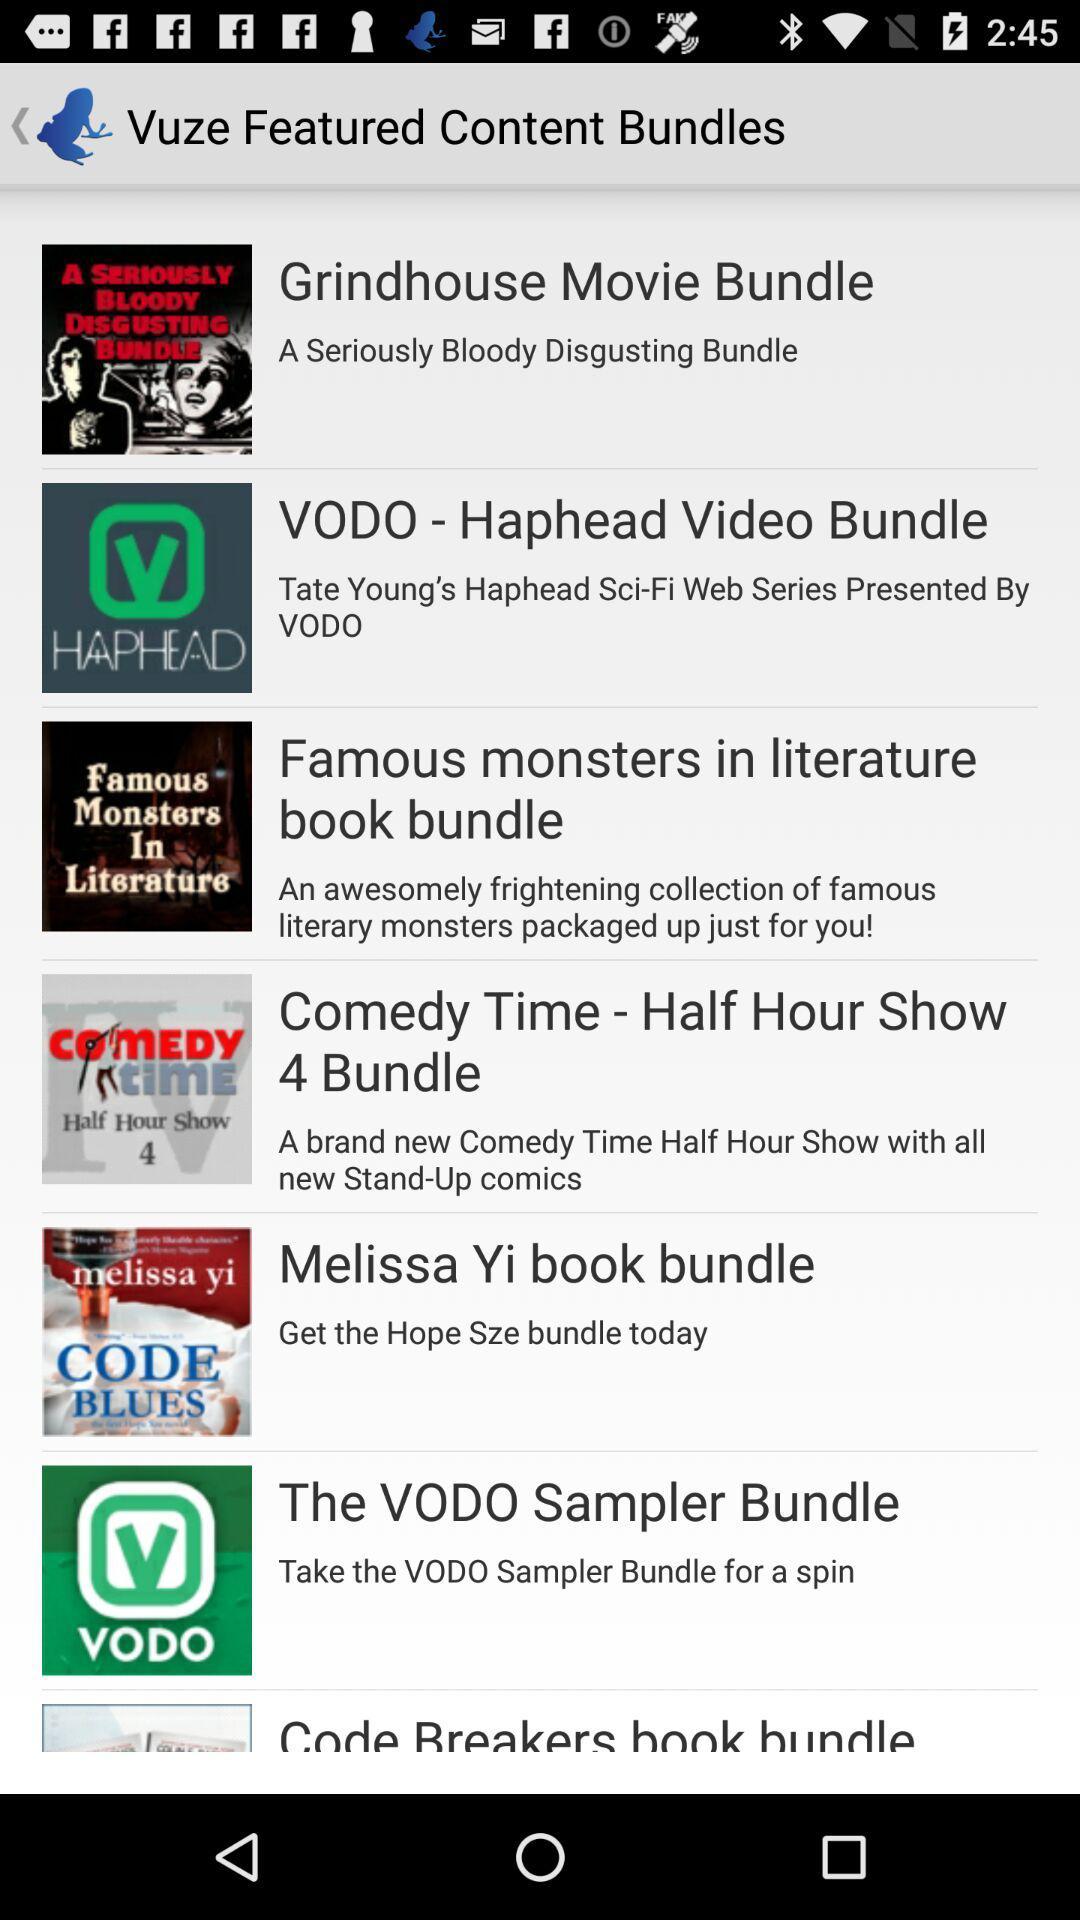 Image resolution: width=1080 pixels, height=1920 pixels. I want to click on the a brand new app, so click(658, 1152).